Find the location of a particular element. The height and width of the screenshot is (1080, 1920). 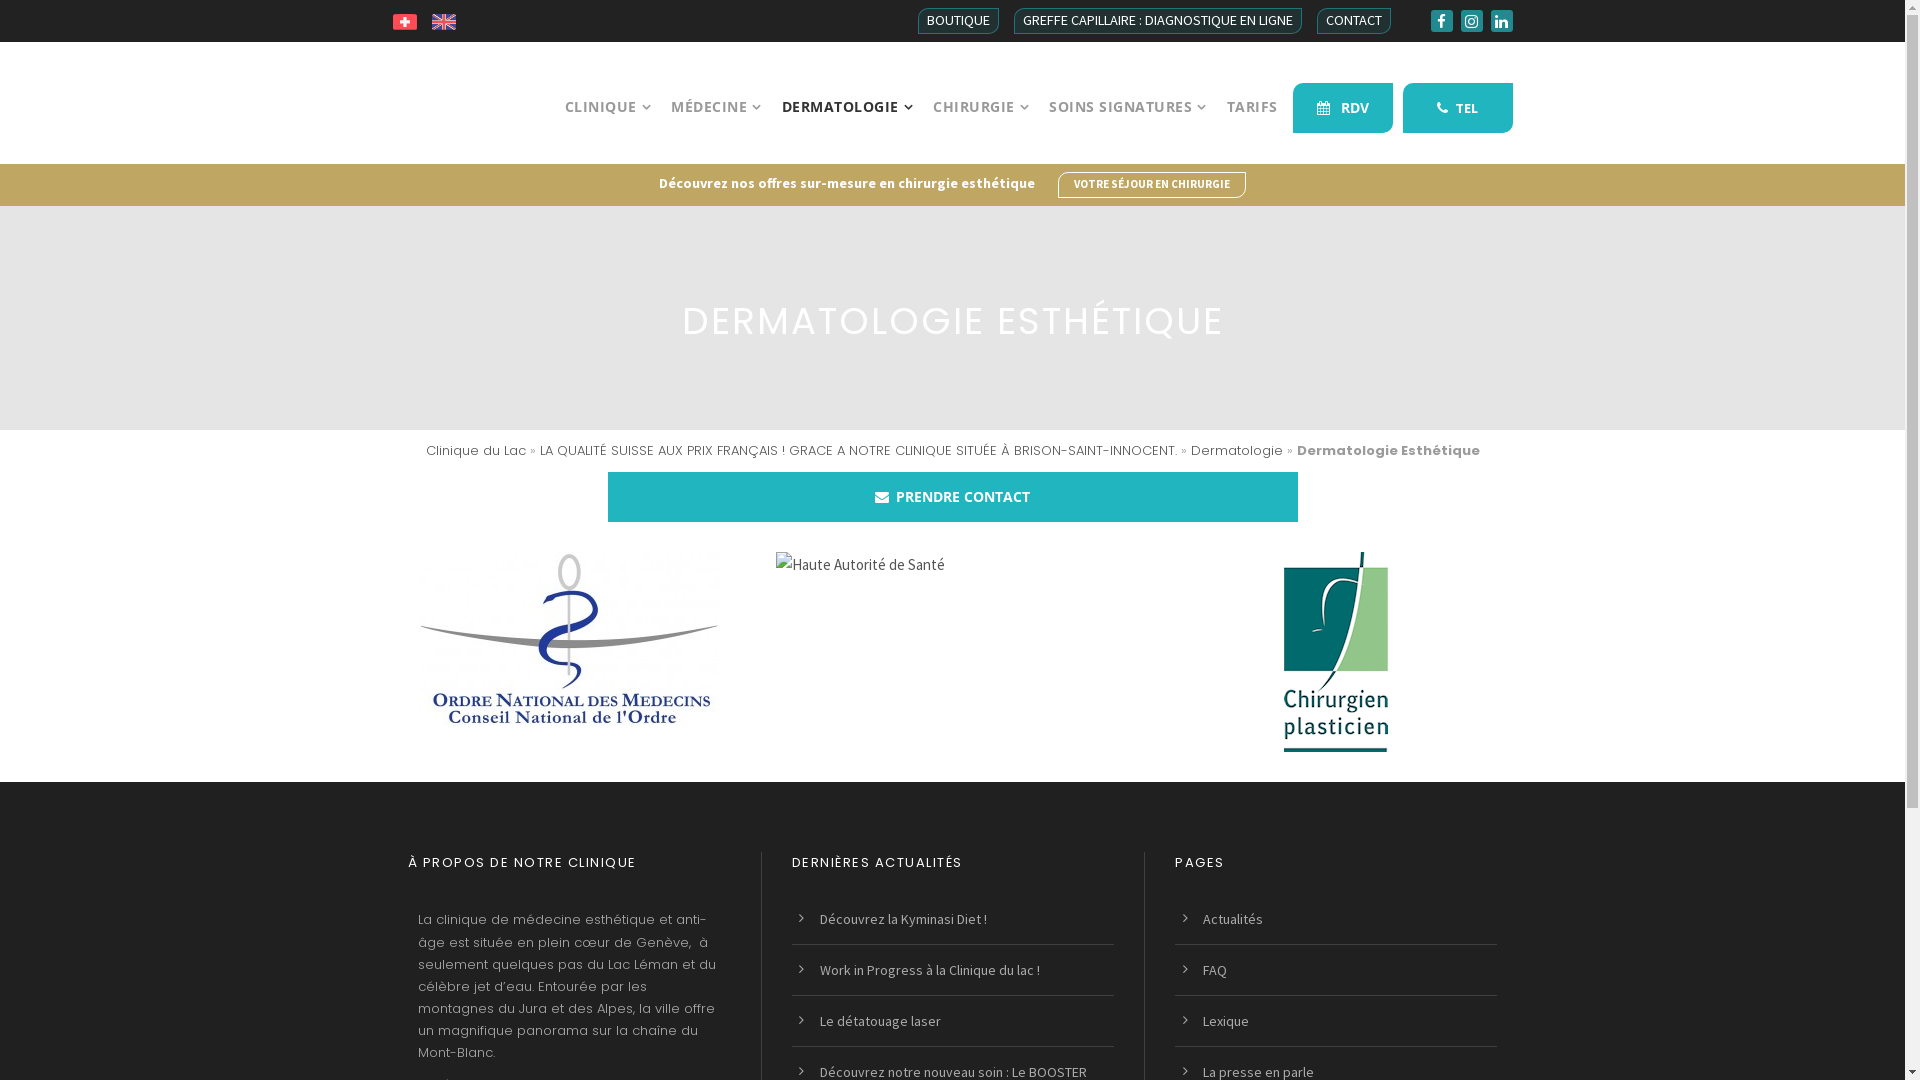

'DERMATOLOGIE' is located at coordinates (848, 130).